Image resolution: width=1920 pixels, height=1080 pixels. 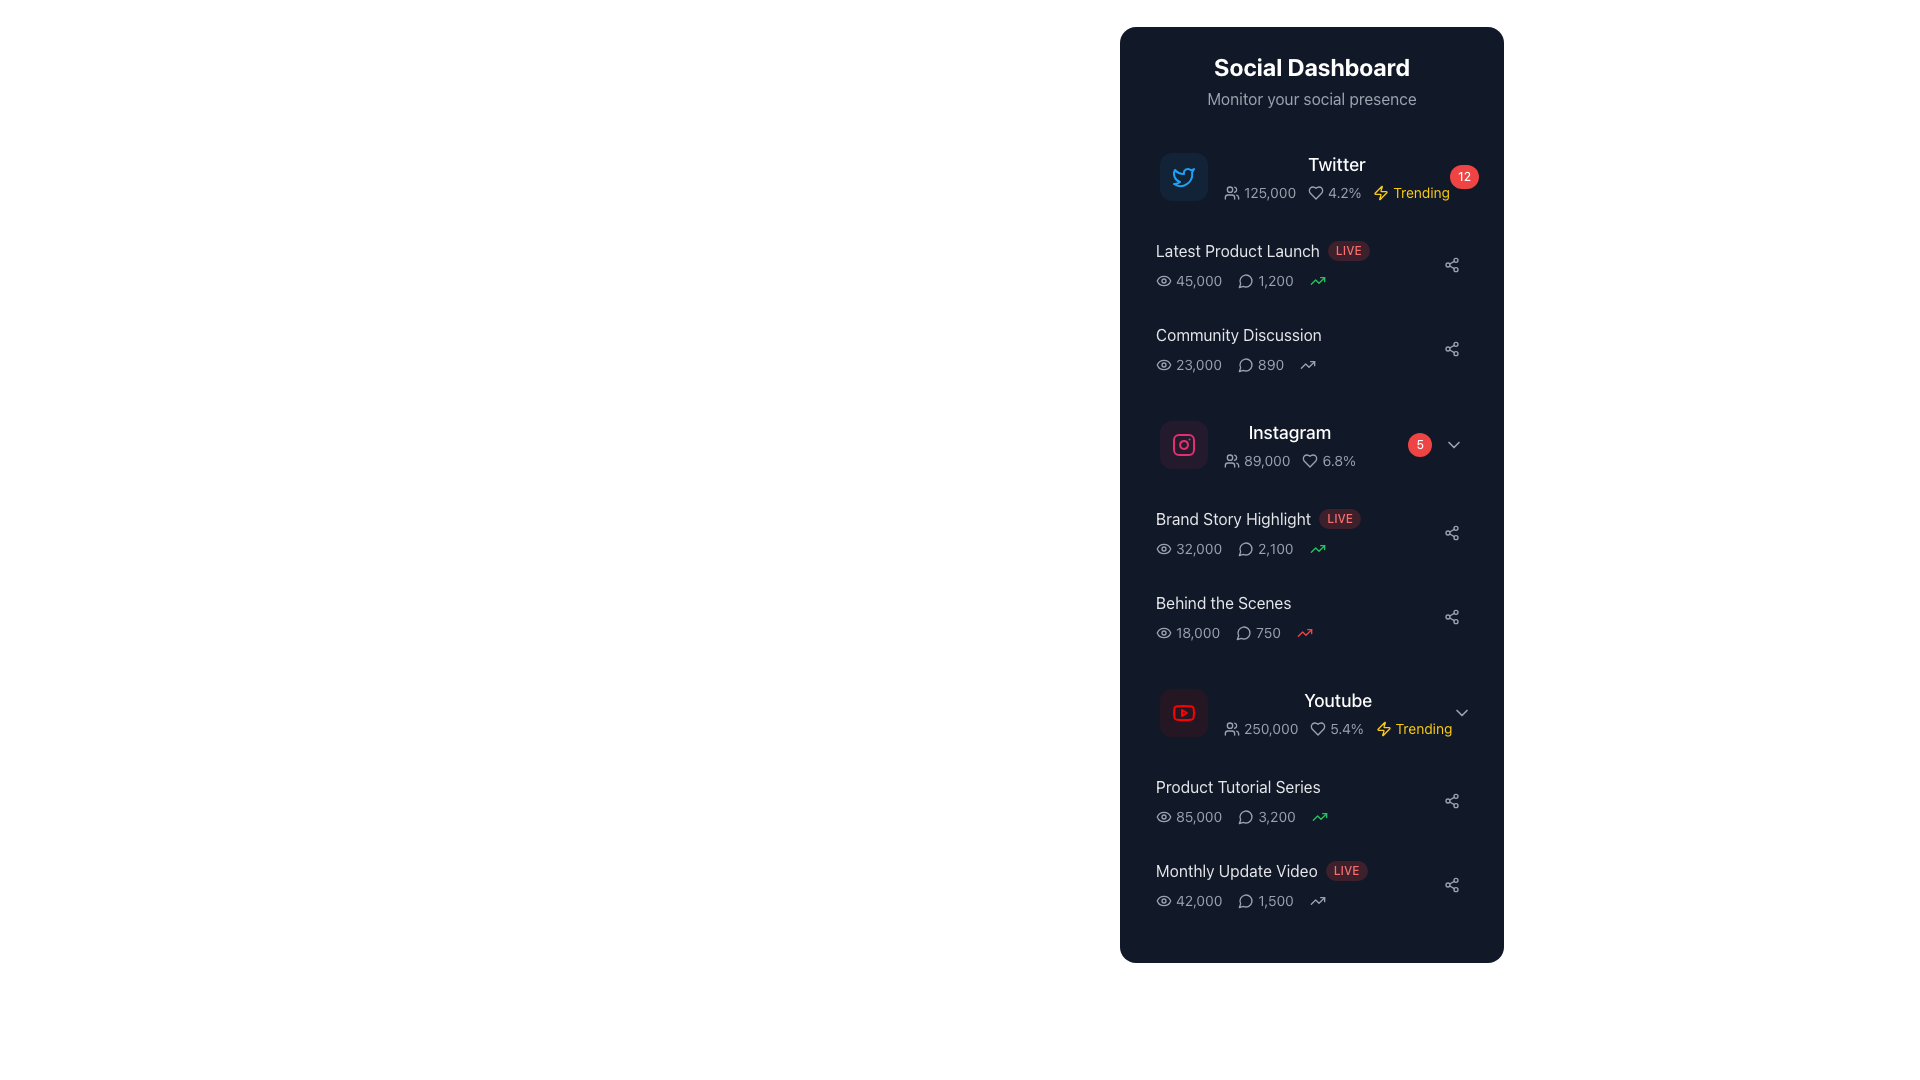 I want to click on the SVG graphic element that serves as a visual indicator for user interaction data, located on the right side of the 'Community Discussion' list item, so click(x=1163, y=281).